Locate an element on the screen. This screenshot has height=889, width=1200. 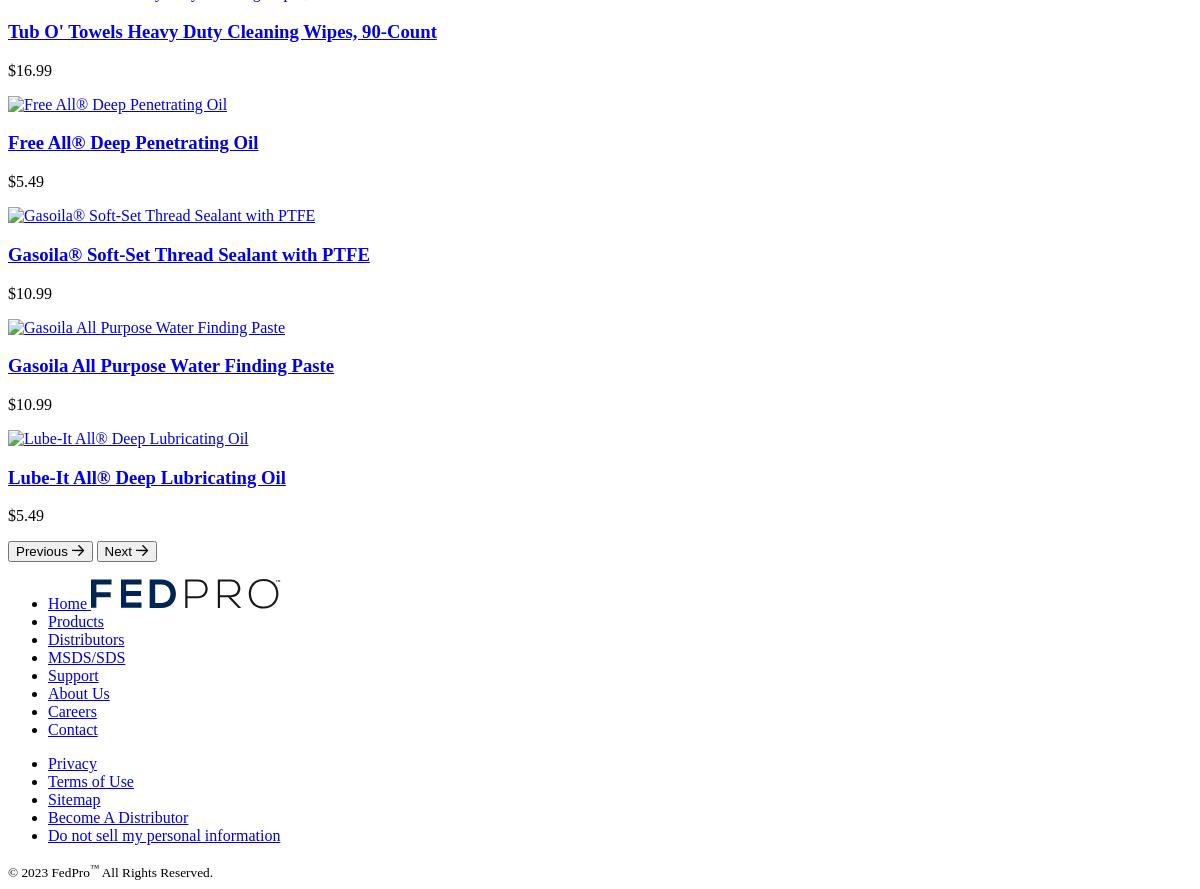
'Contact' is located at coordinates (48, 728).